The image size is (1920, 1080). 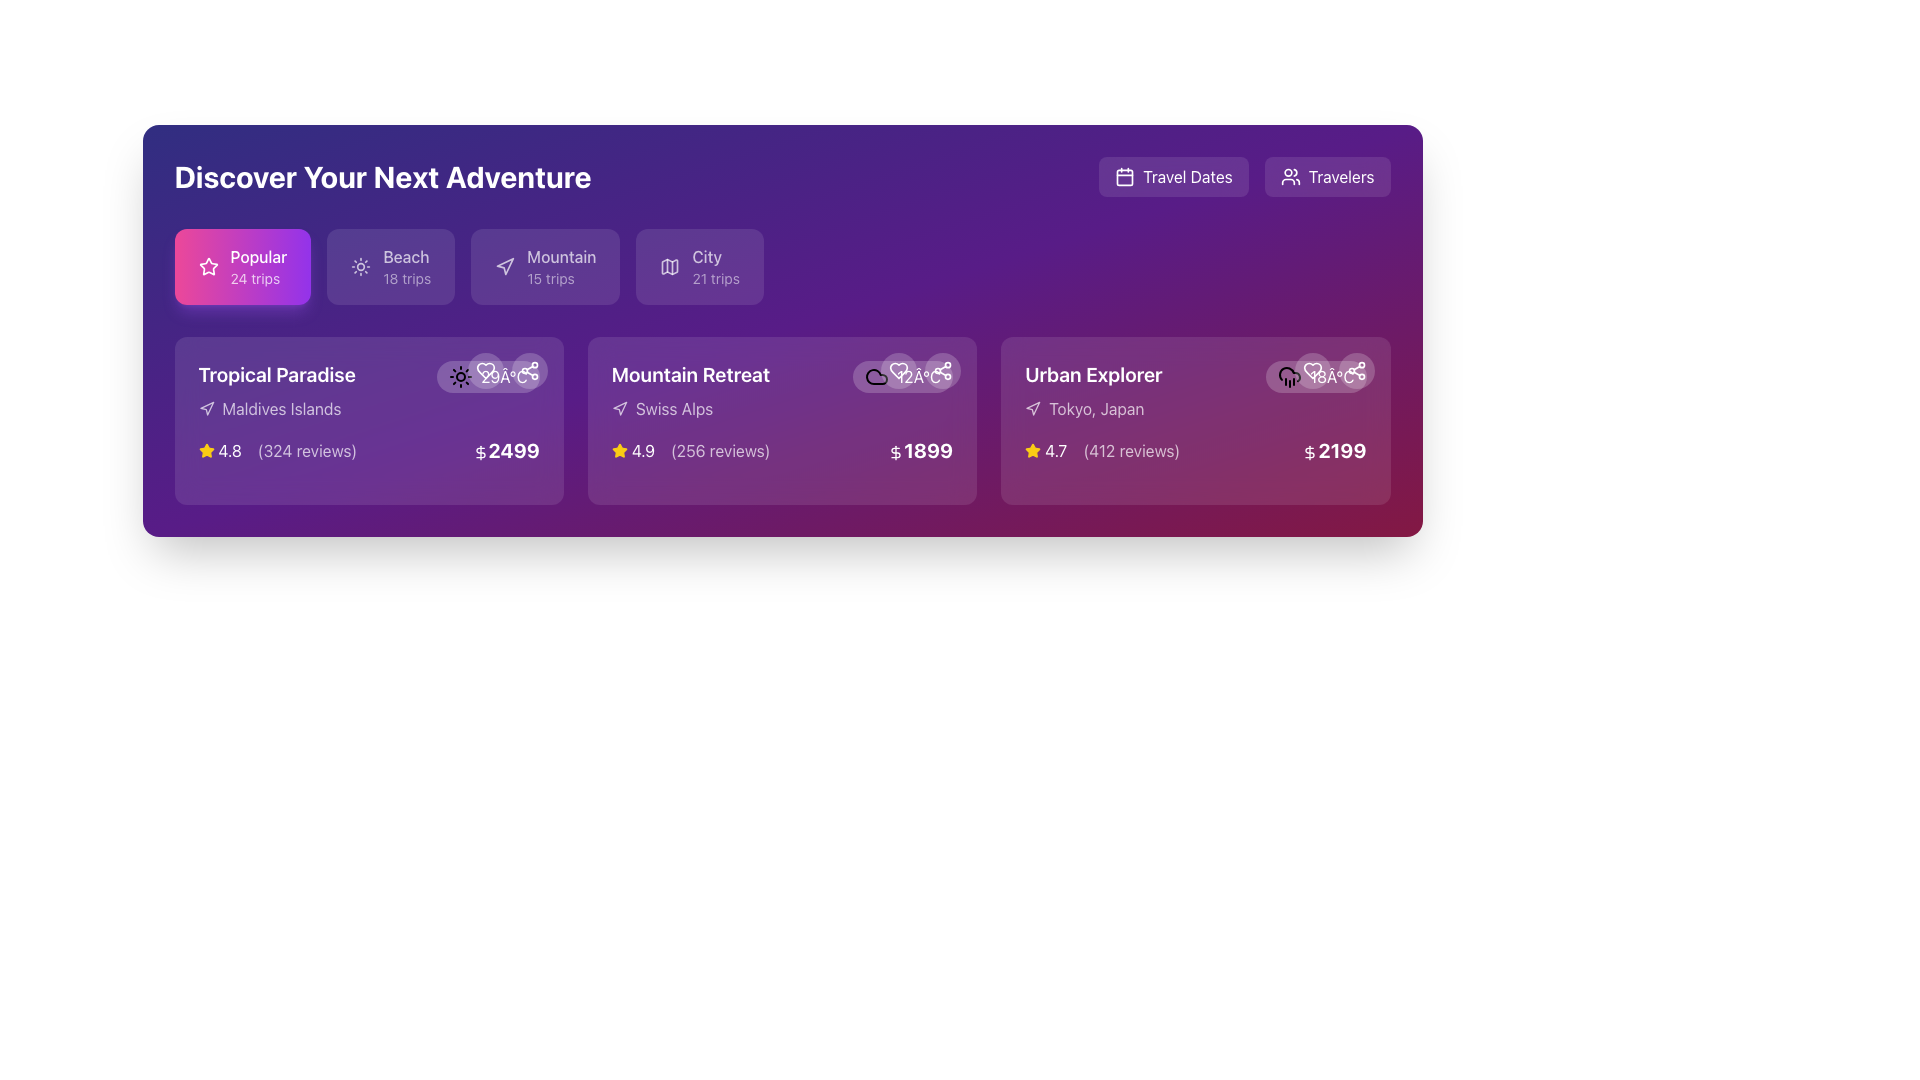 What do you see at coordinates (691, 390) in the screenshot?
I see `the Text Display element that features 'Mountain Retreat' and 'Swiss Alps', which is located in the second card from the left under 'Discover Your Next Adventure'` at bounding box center [691, 390].